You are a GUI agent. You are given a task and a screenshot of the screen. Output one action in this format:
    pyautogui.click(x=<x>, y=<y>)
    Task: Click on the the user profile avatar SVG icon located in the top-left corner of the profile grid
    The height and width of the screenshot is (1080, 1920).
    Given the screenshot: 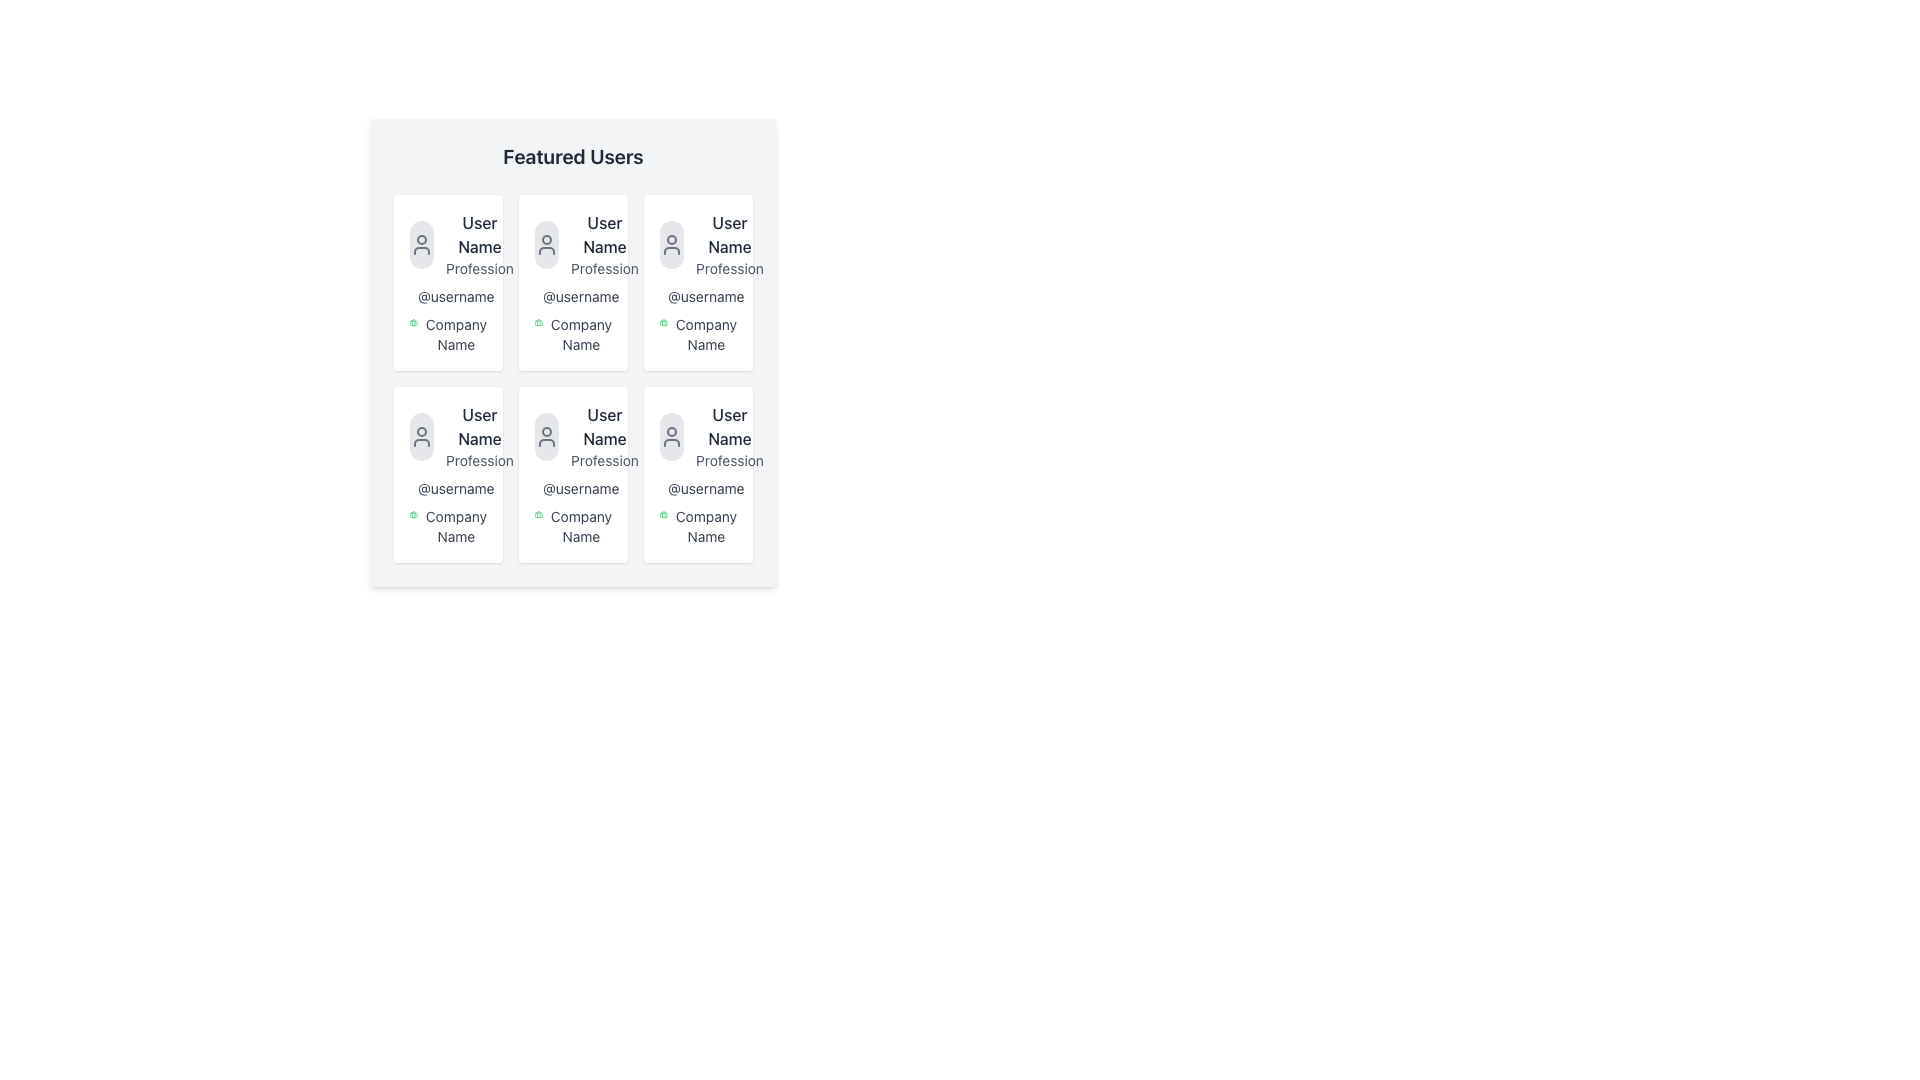 What is the action you would take?
    pyautogui.click(x=421, y=244)
    